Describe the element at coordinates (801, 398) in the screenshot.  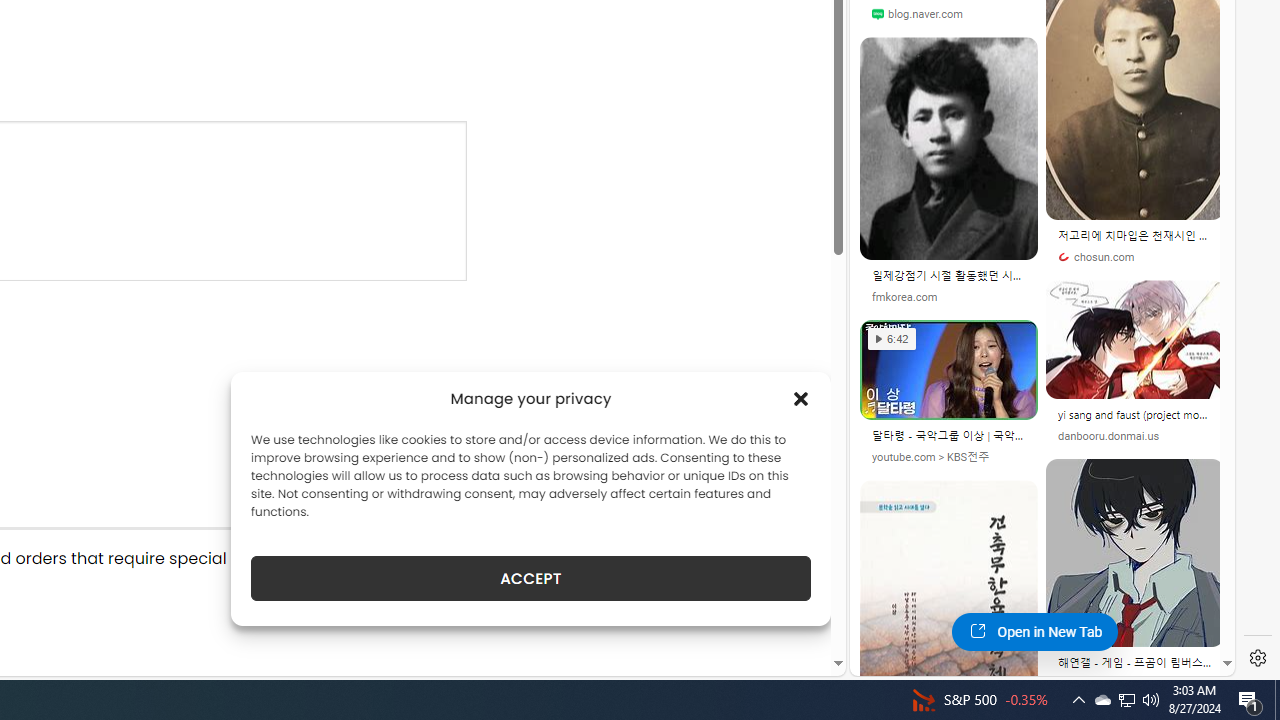
I see `'Class: cmplz-close'` at that location.